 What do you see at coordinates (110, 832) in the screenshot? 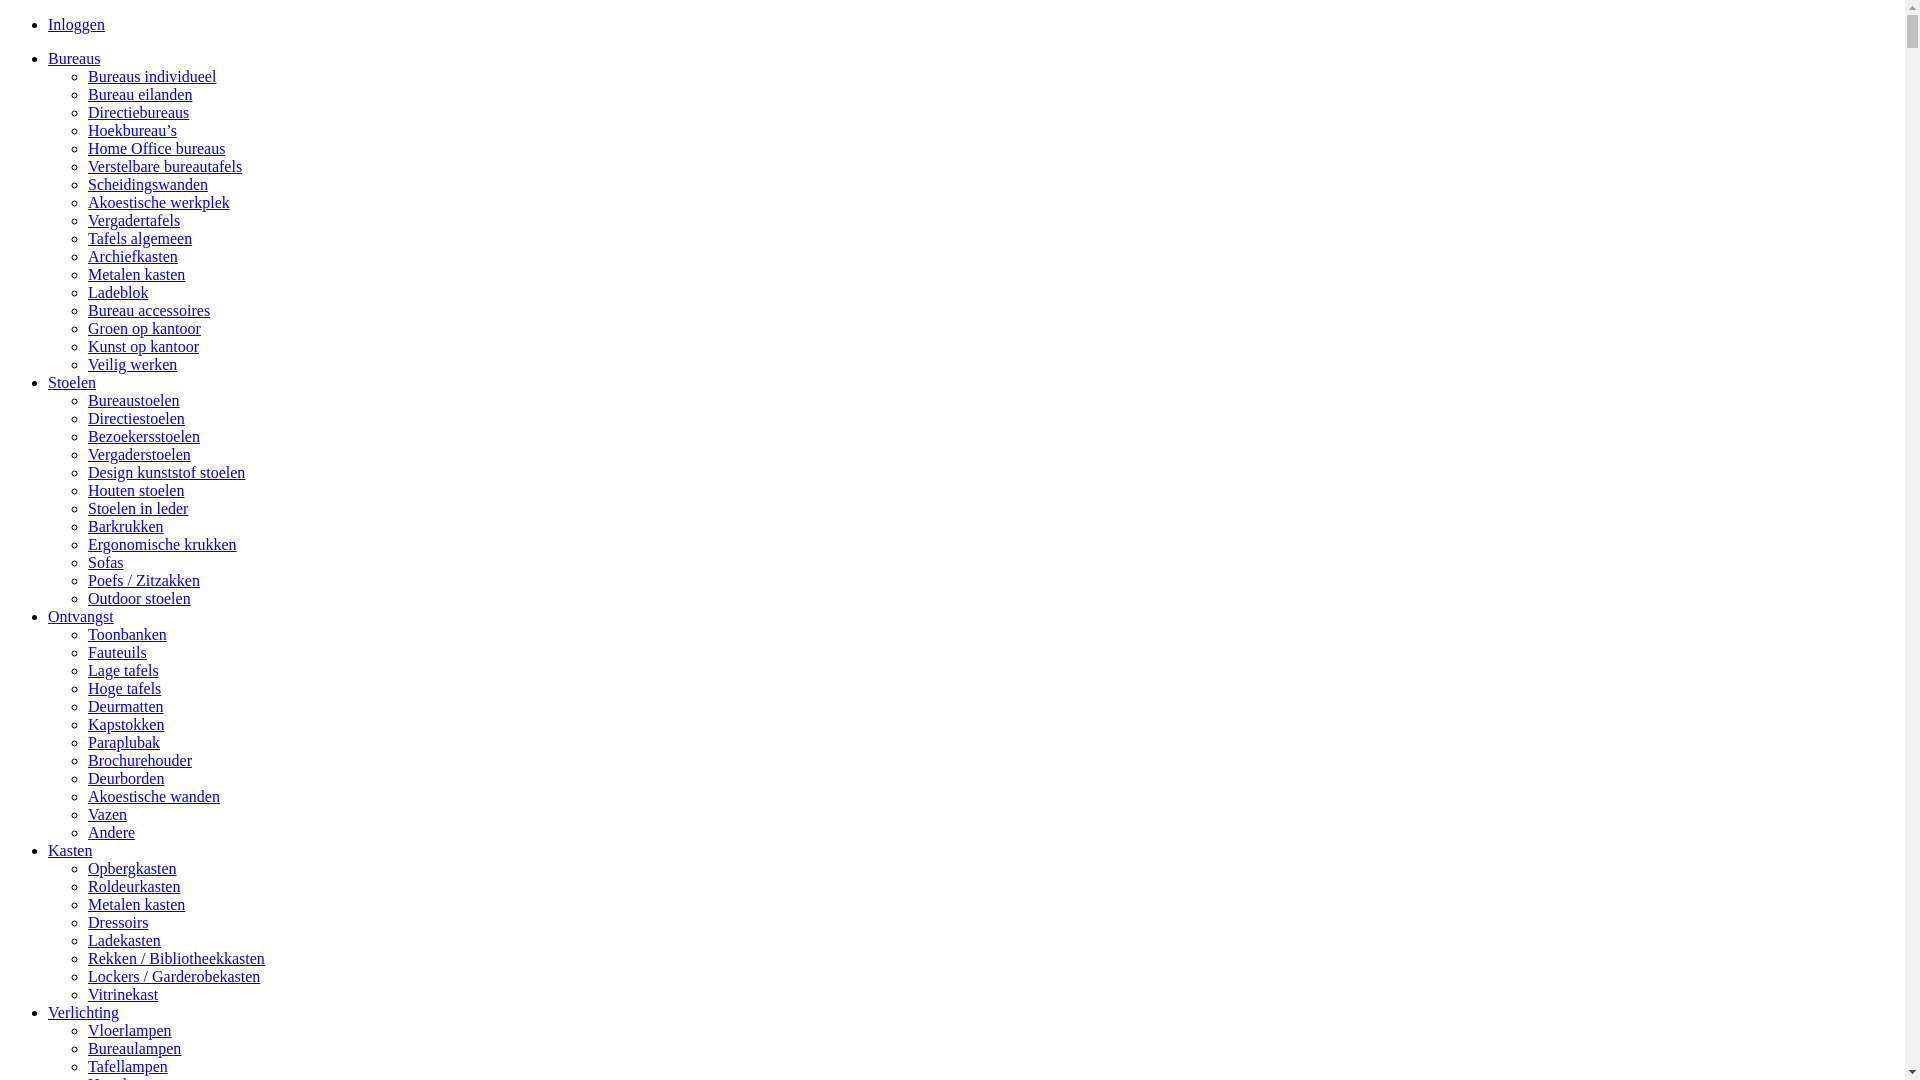
I see `'Andere'` at bounding box center [110, 832].